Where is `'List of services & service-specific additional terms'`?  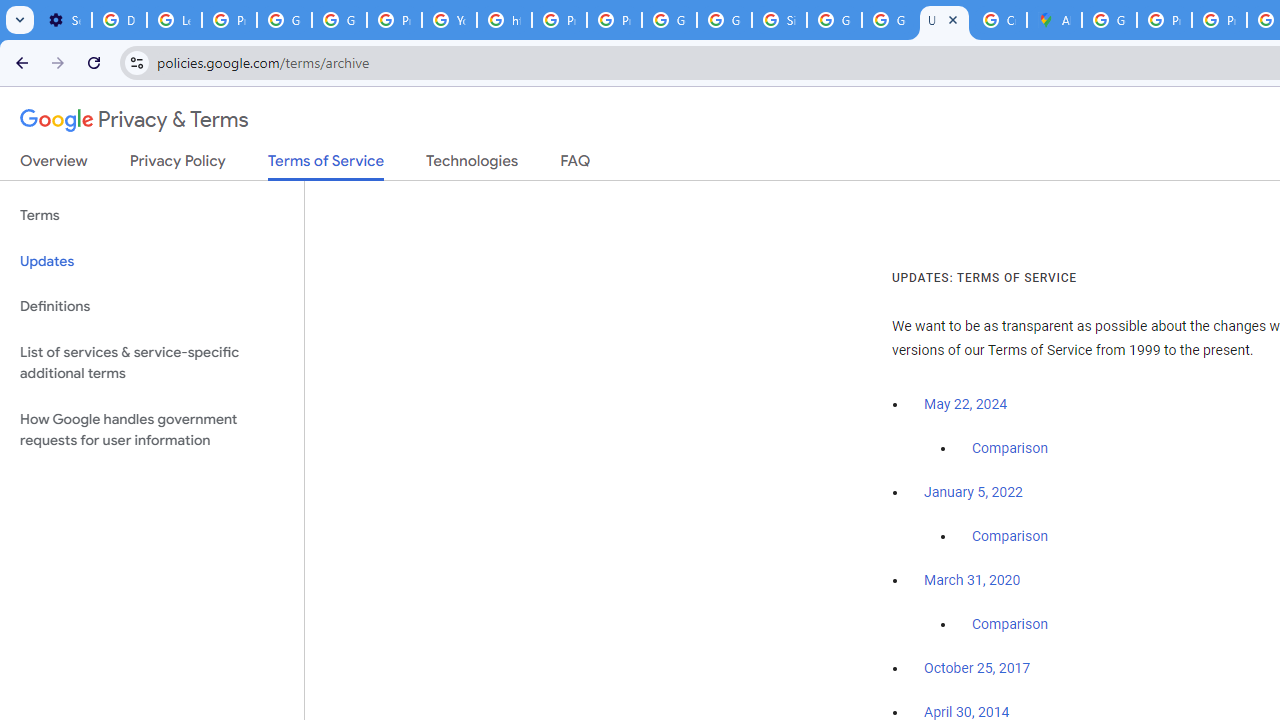 'List of services & service-specific additional terms' is located at coordinates (151, 362).